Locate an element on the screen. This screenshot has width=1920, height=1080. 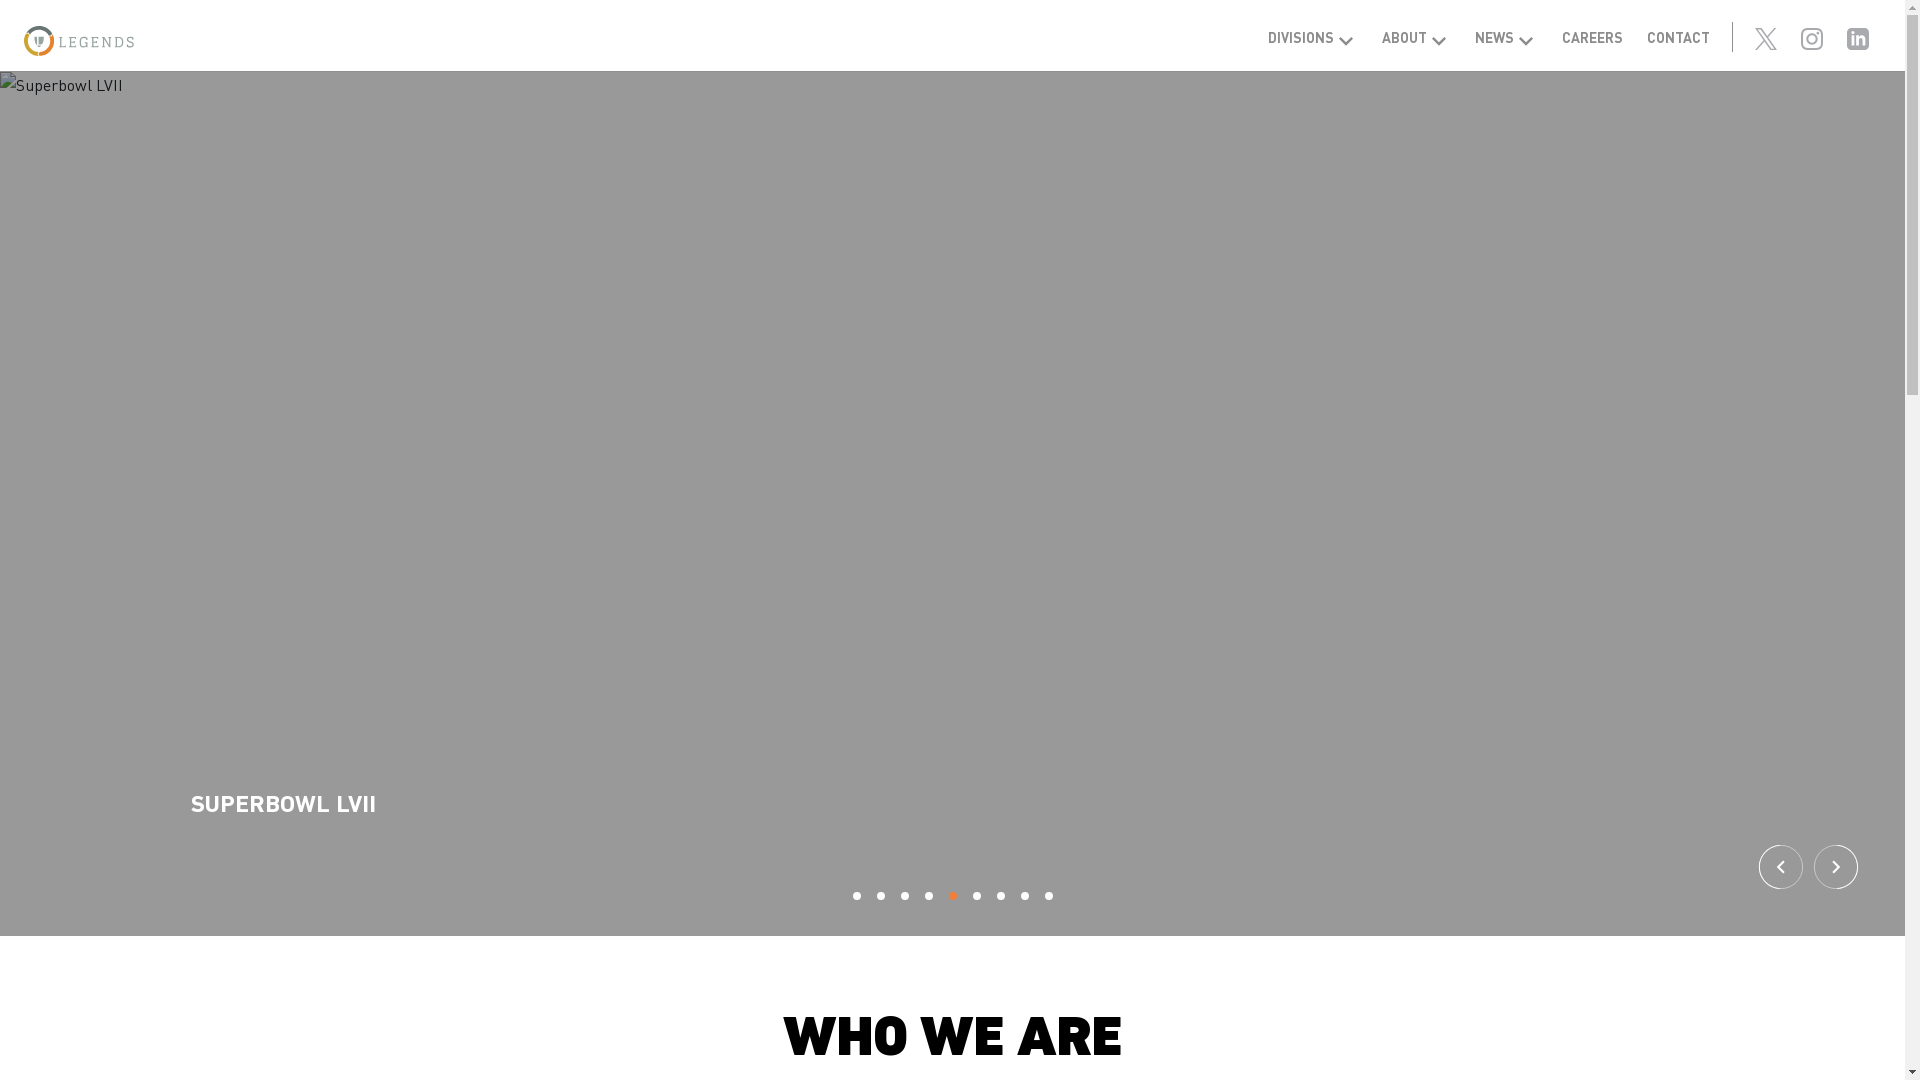
'CONTACT' is located at coordinates (1635, 37).